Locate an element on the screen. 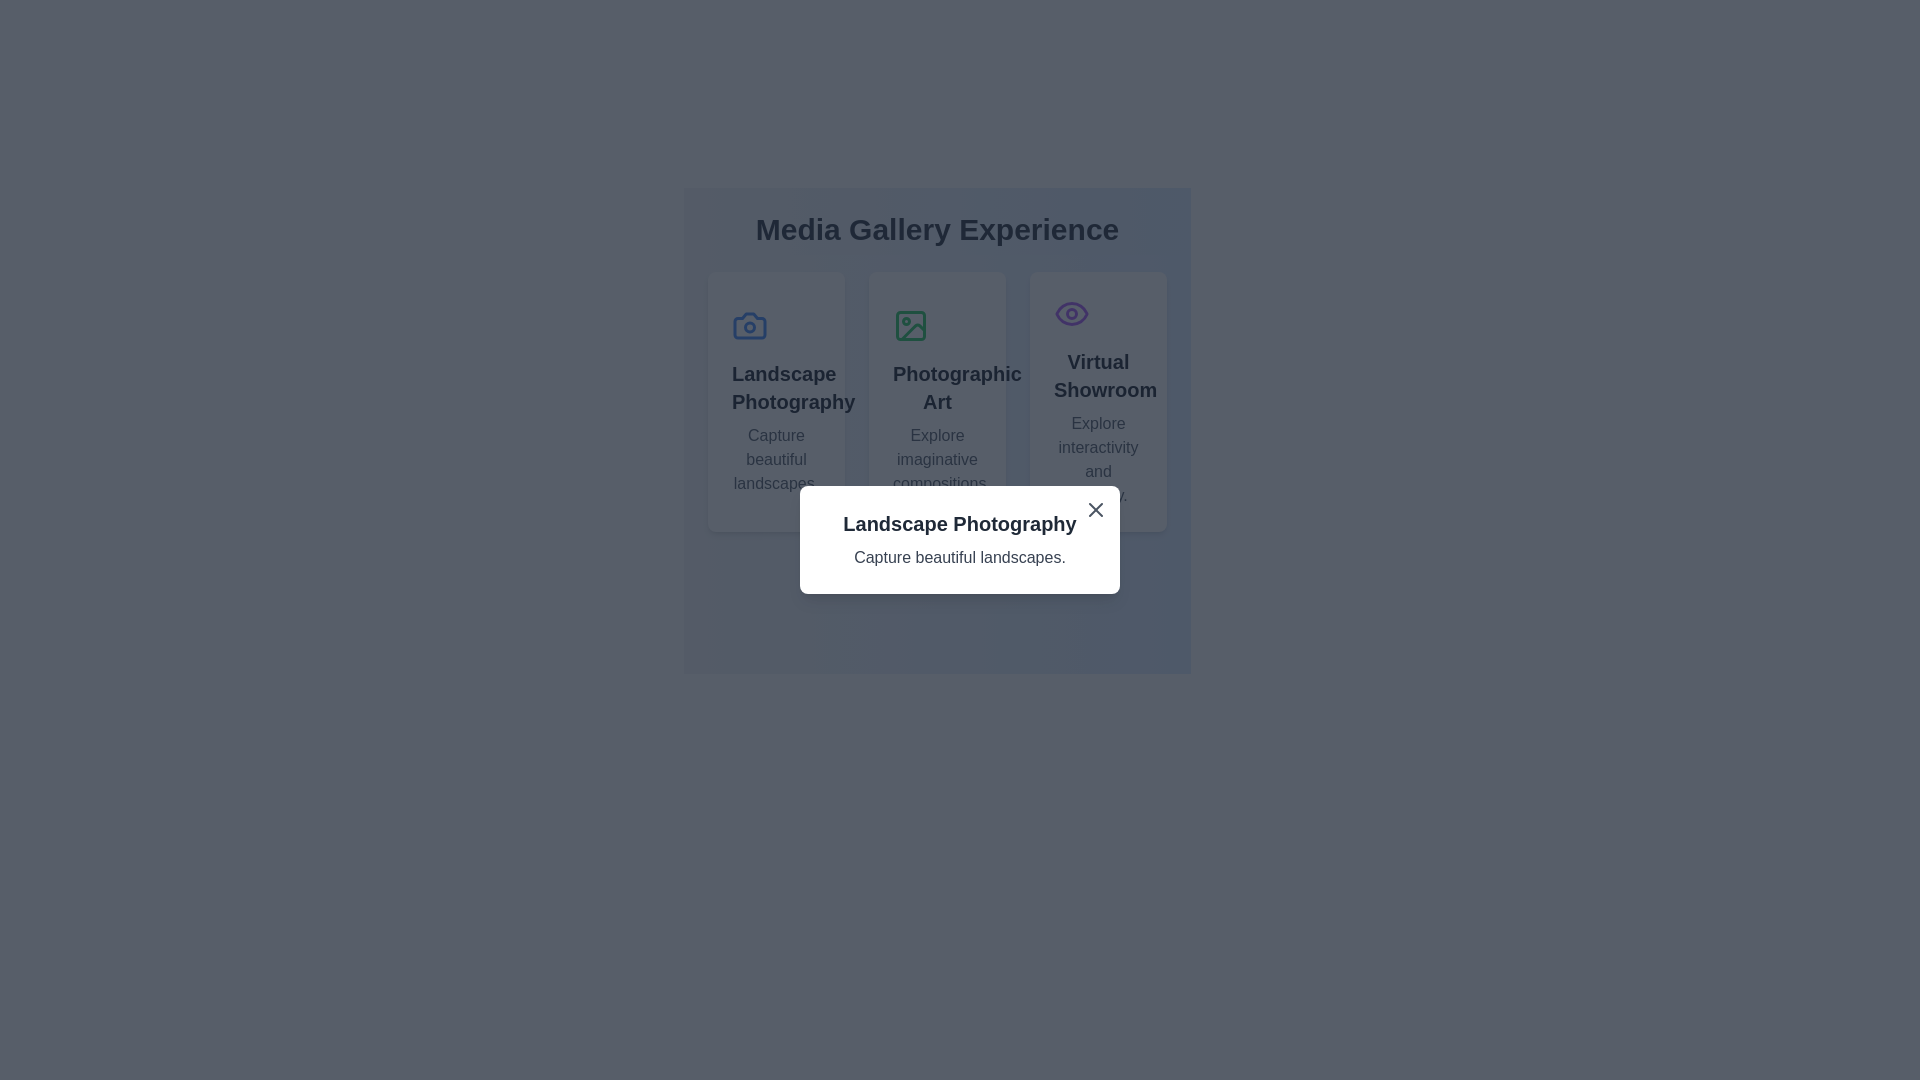 The image size is (1920, 1080). text label that says 'Landscape Photography', which is styled in bold and positioned at the top of a card with a white background is located at coordinates (960, 523).